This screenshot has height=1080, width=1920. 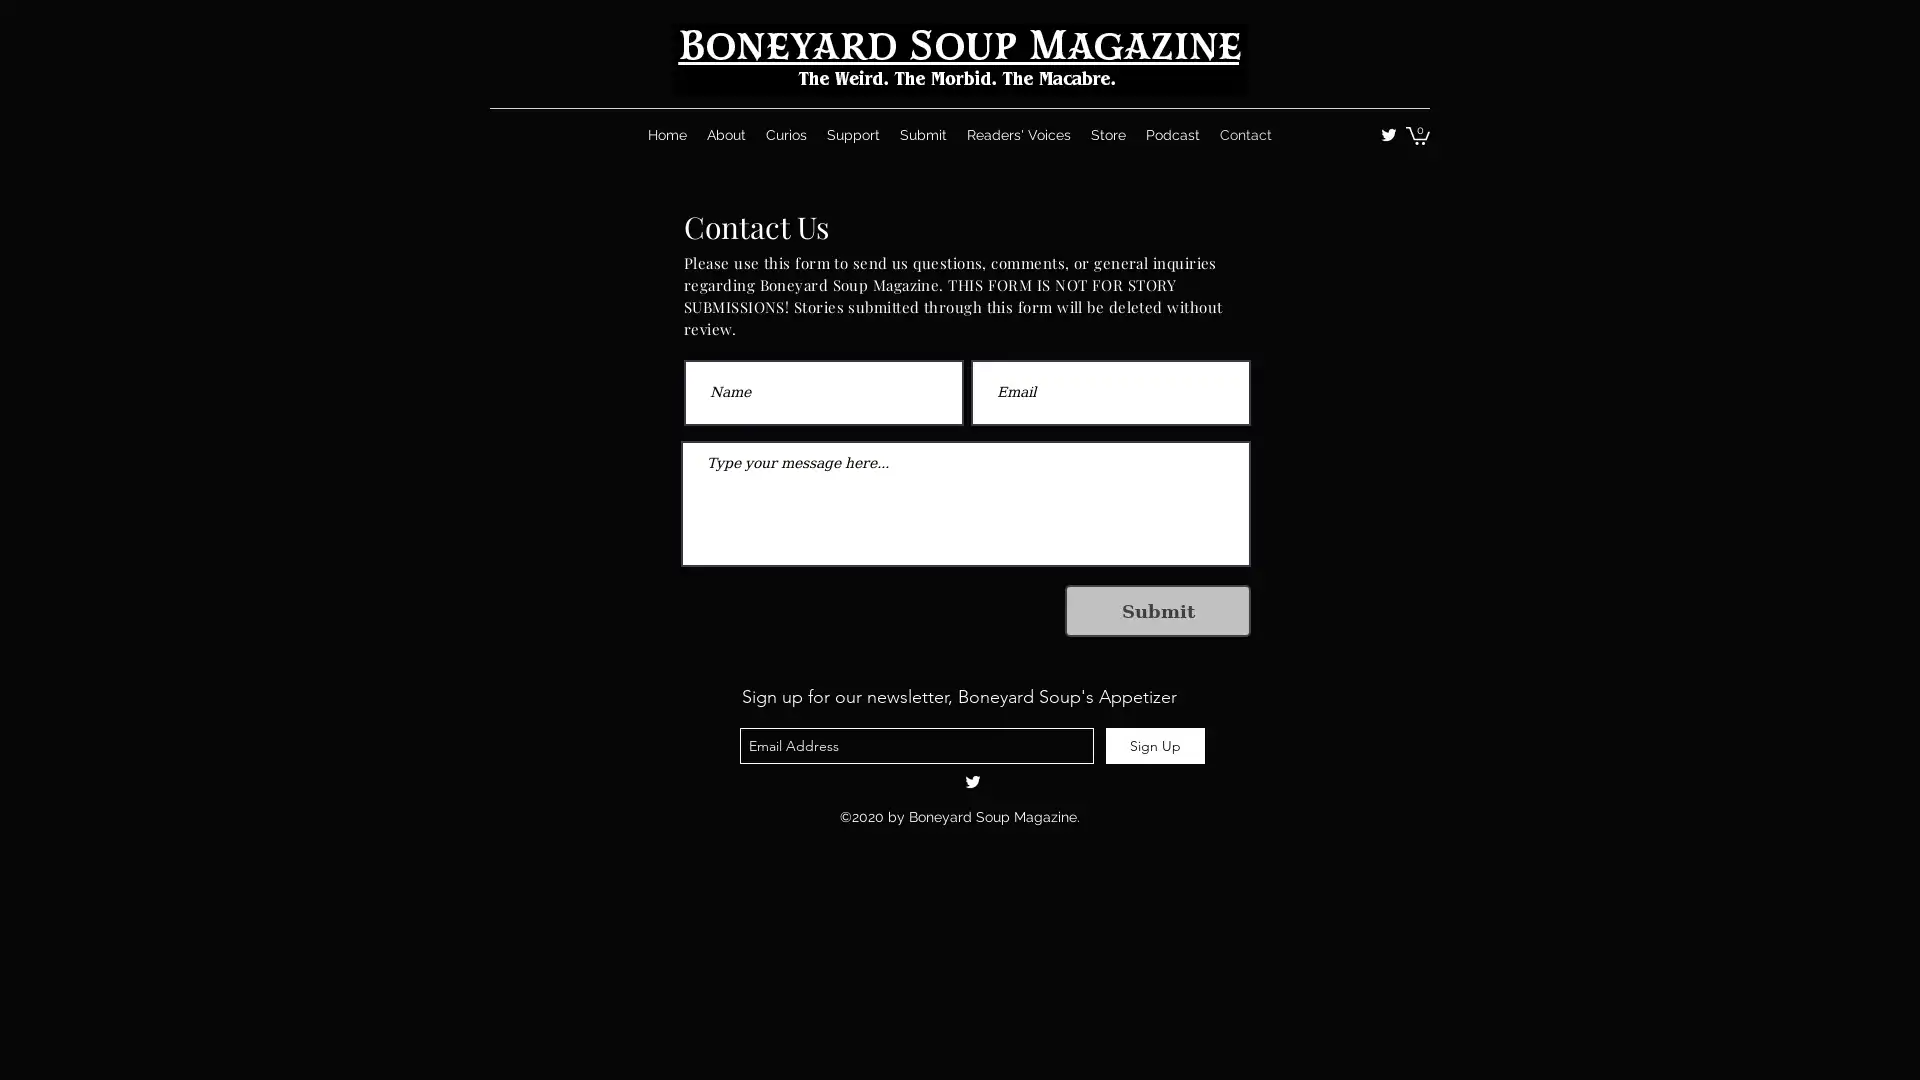 I want to click on Sign Up, so click(x=1155, y=745).